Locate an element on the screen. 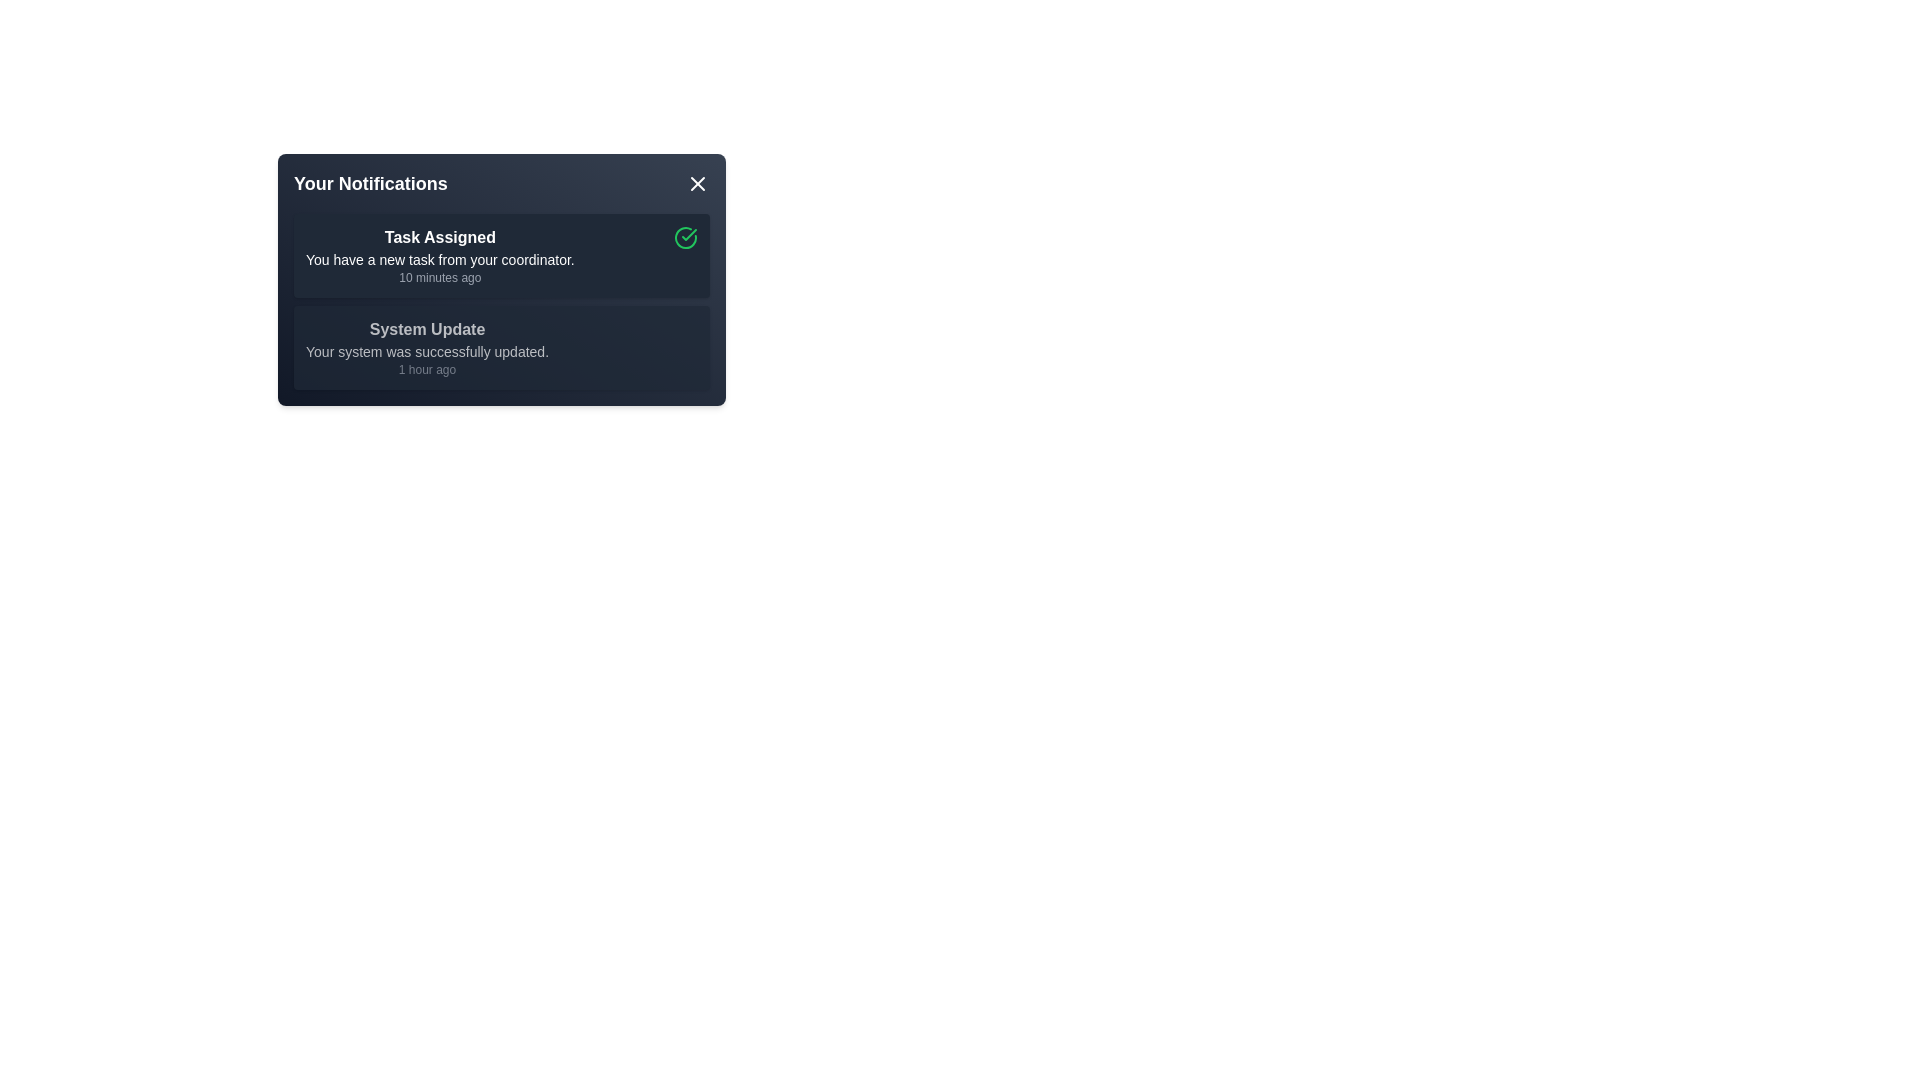 The height and width of the screenshot is (1080, 1920). the text label displaying '1 hour ago', which is located under the message 'Your system was successfully updated.' in the notification pane is located at coordinates (426, 370).